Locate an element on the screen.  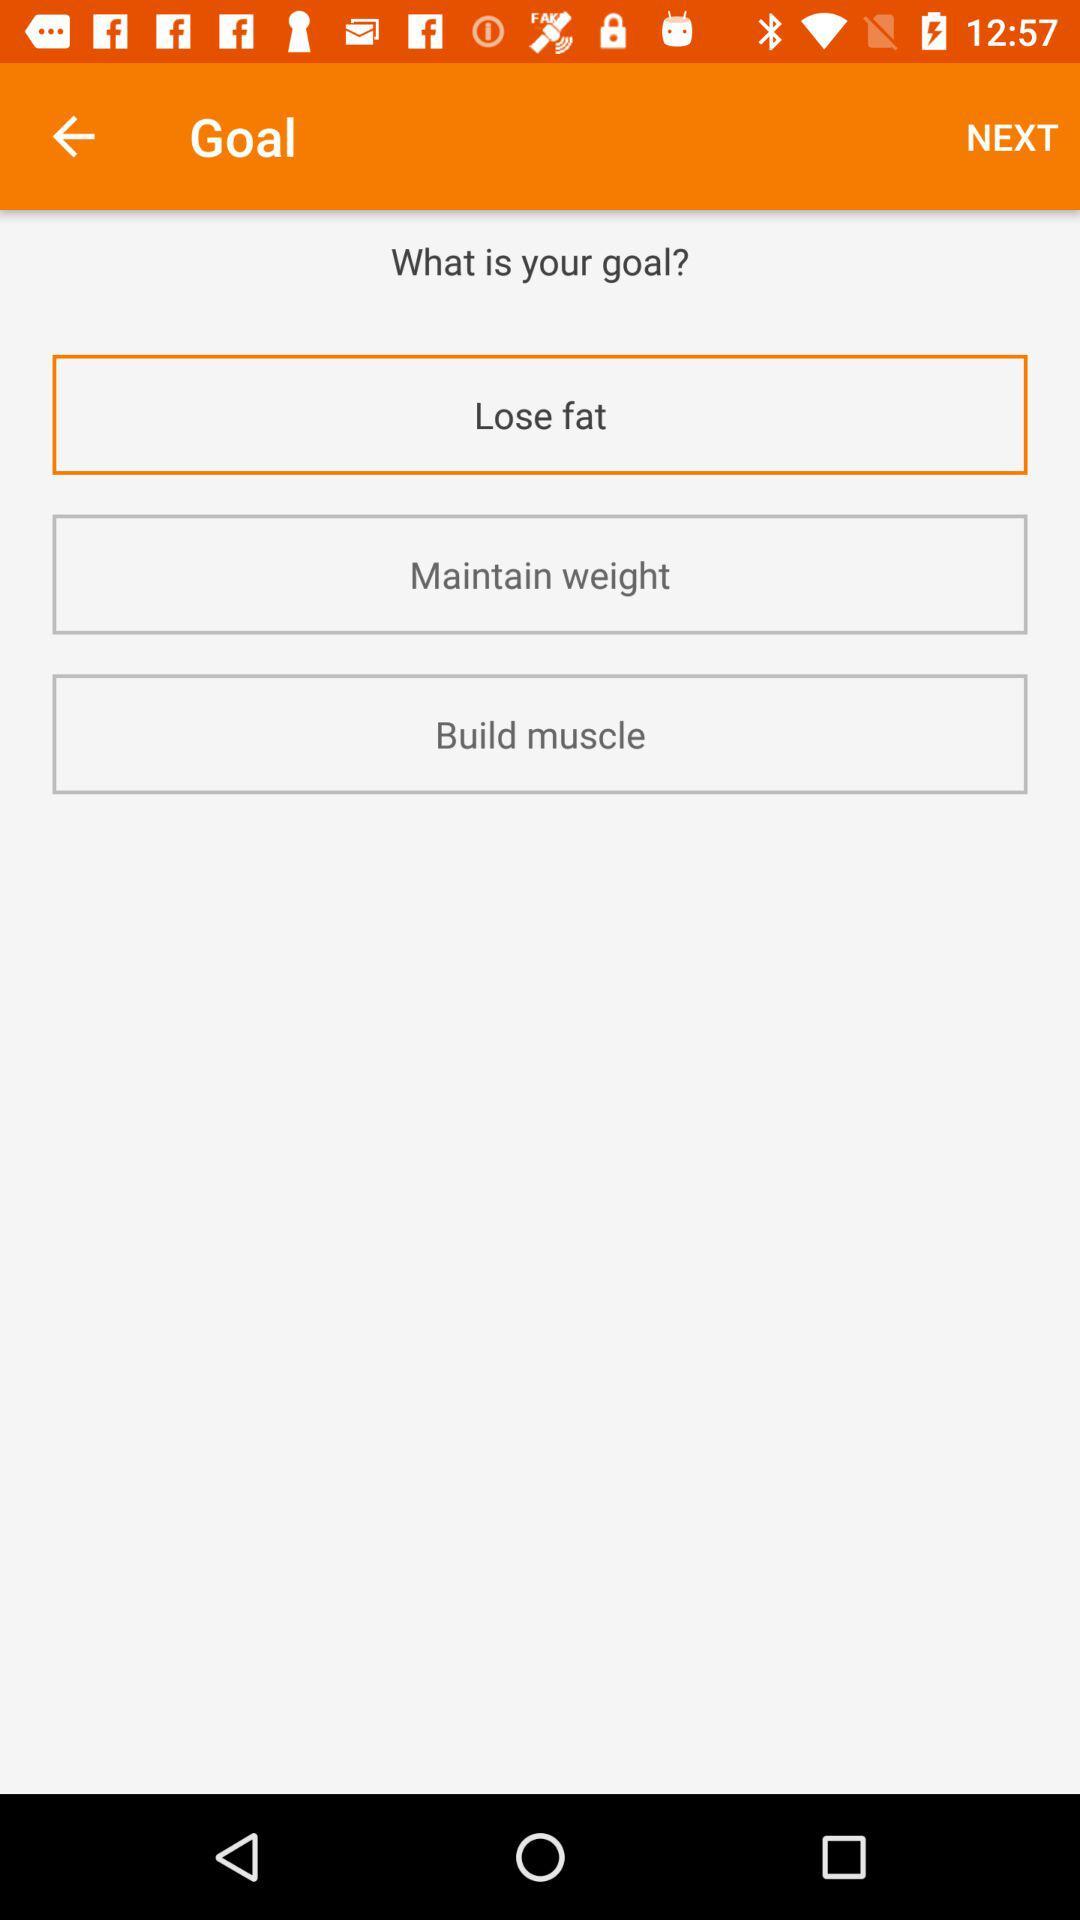
the maintain weight item is located at coordinates (540, 573).